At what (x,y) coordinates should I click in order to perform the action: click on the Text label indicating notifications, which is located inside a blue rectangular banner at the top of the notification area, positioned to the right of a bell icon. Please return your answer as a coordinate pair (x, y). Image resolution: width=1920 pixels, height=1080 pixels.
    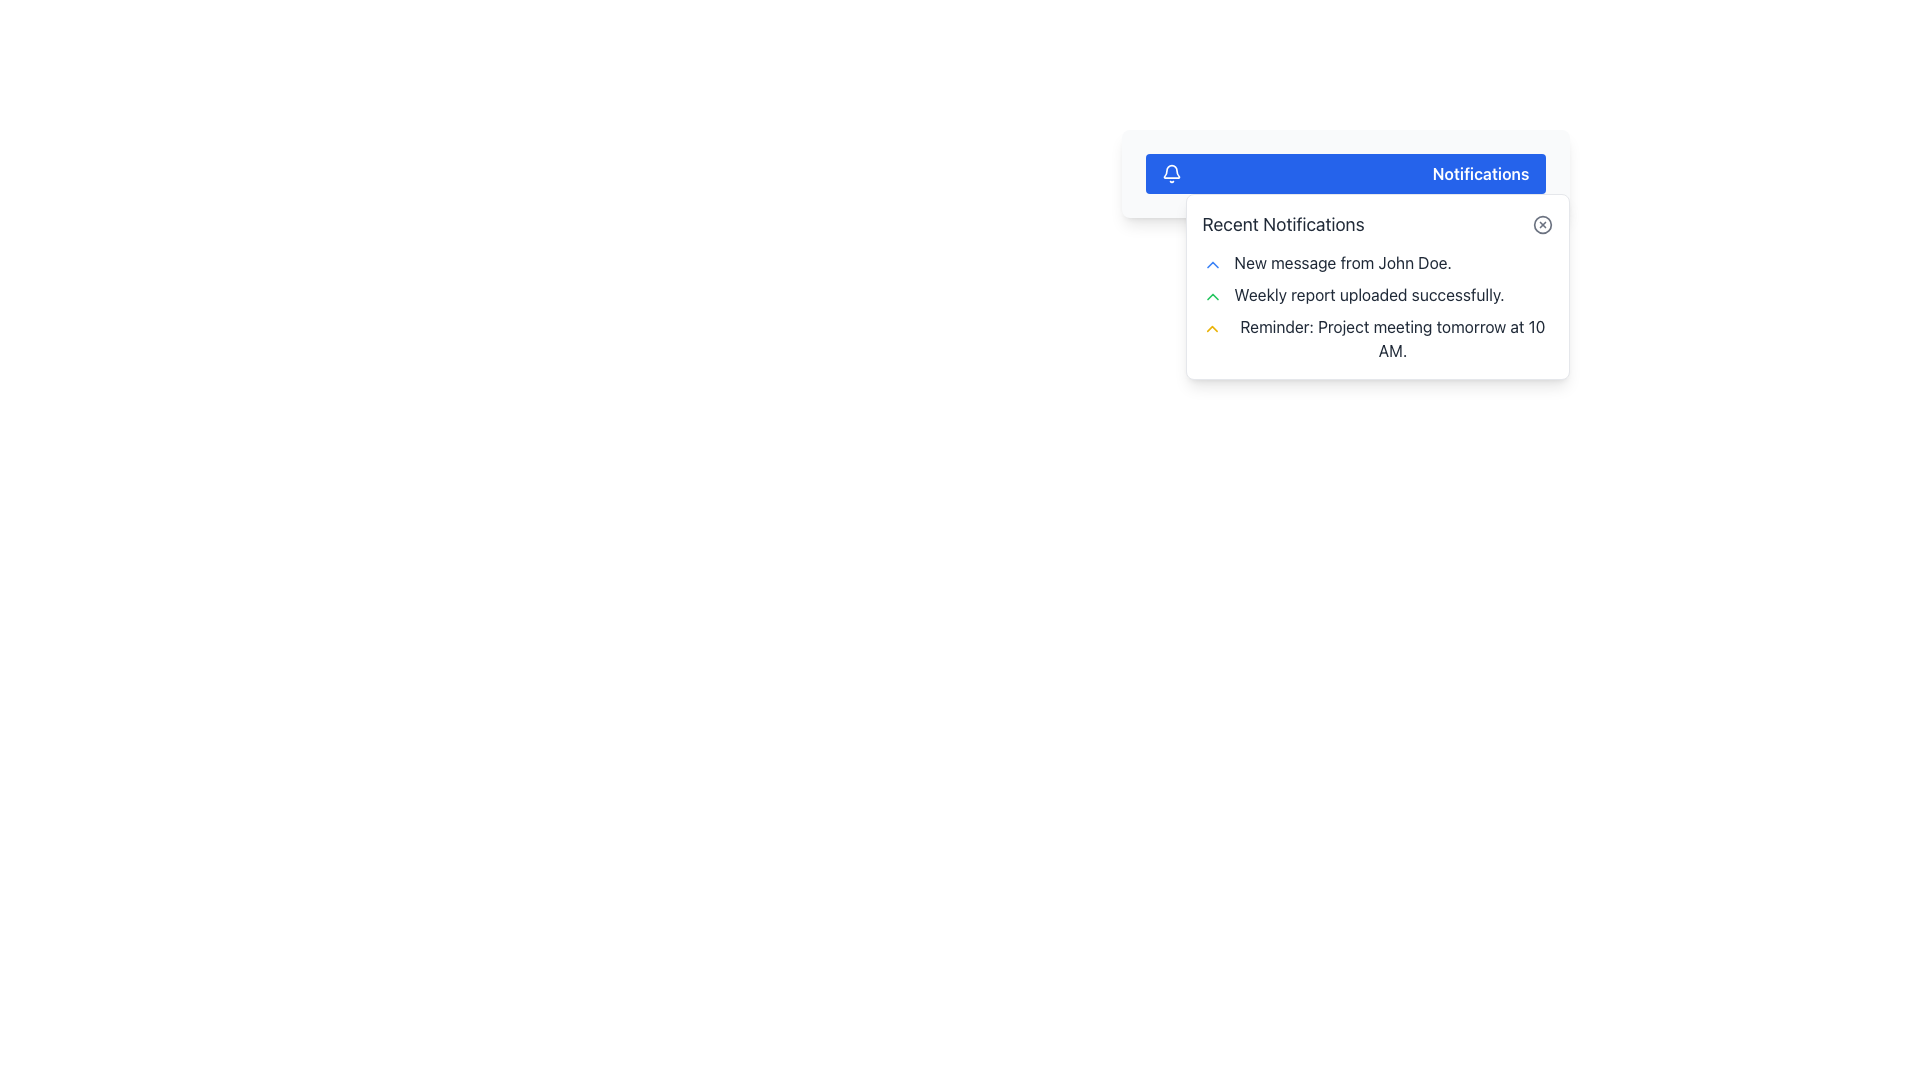
    Looking at the image, I should click on (1481, 172).